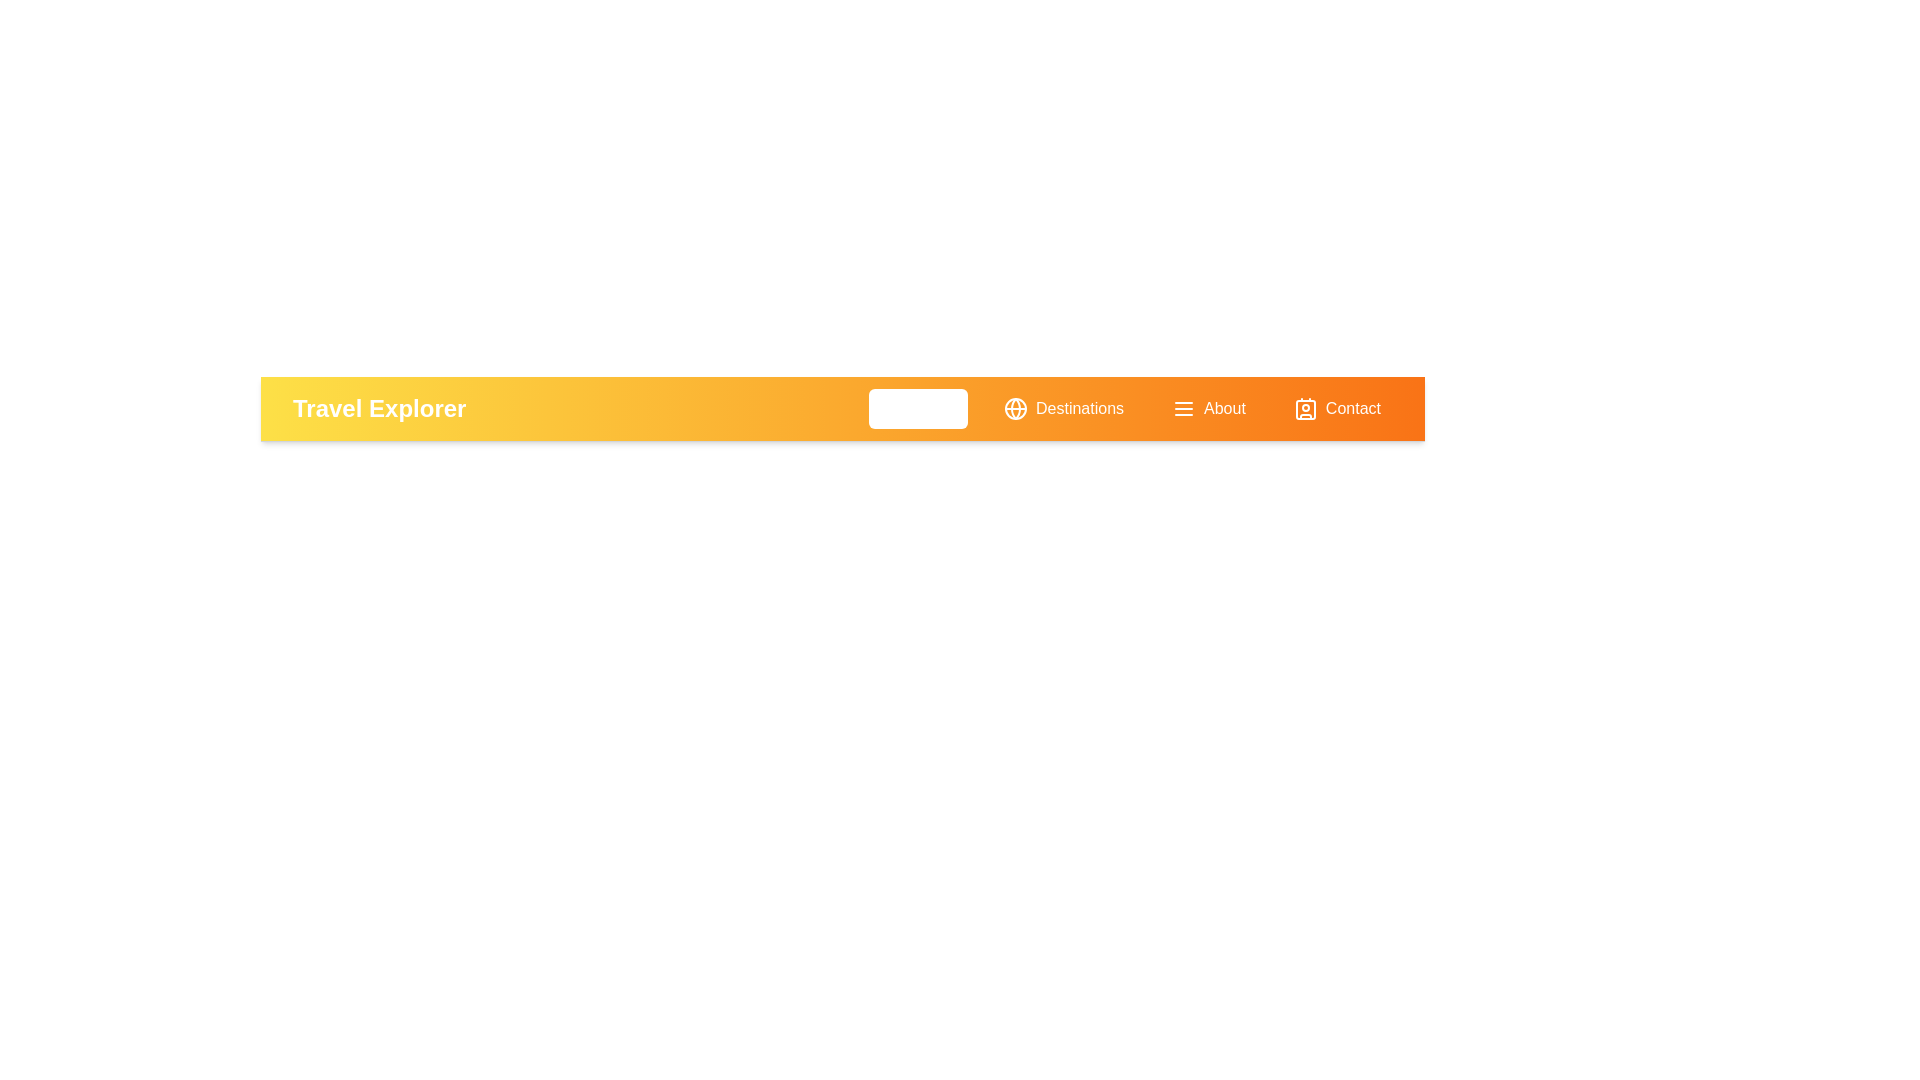  What do you see at coordinates (1016, 407) in the screenshot?
I see `the decorative curved line within the globe-like icon located to the left of the 'Destinations' text in the top navigation bar` at bounding box center [1016, 407].